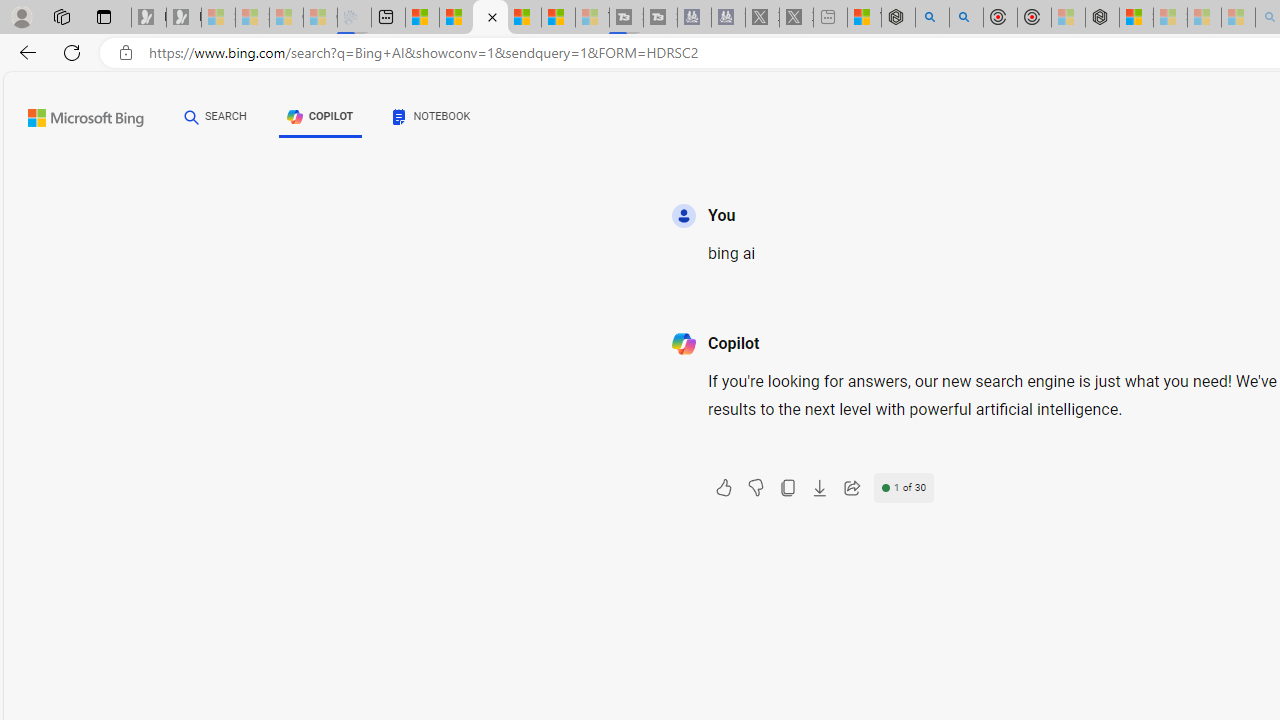  I want to click on 'Nordace - Nordace Siena Is Not An Ordinary Backpack', so click(1101, 17).